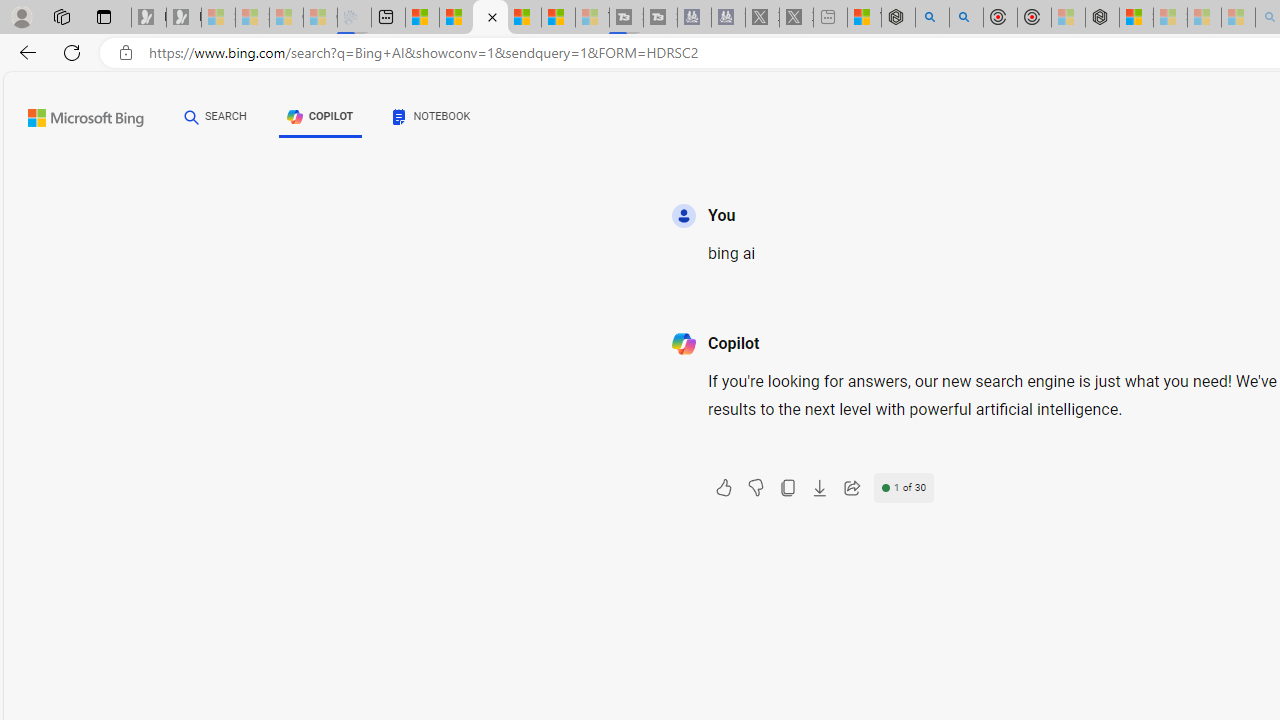  I want to click on 'Nordace - Nordace Siena Is Not An Ordinary Backpack', so click(1101, 17).